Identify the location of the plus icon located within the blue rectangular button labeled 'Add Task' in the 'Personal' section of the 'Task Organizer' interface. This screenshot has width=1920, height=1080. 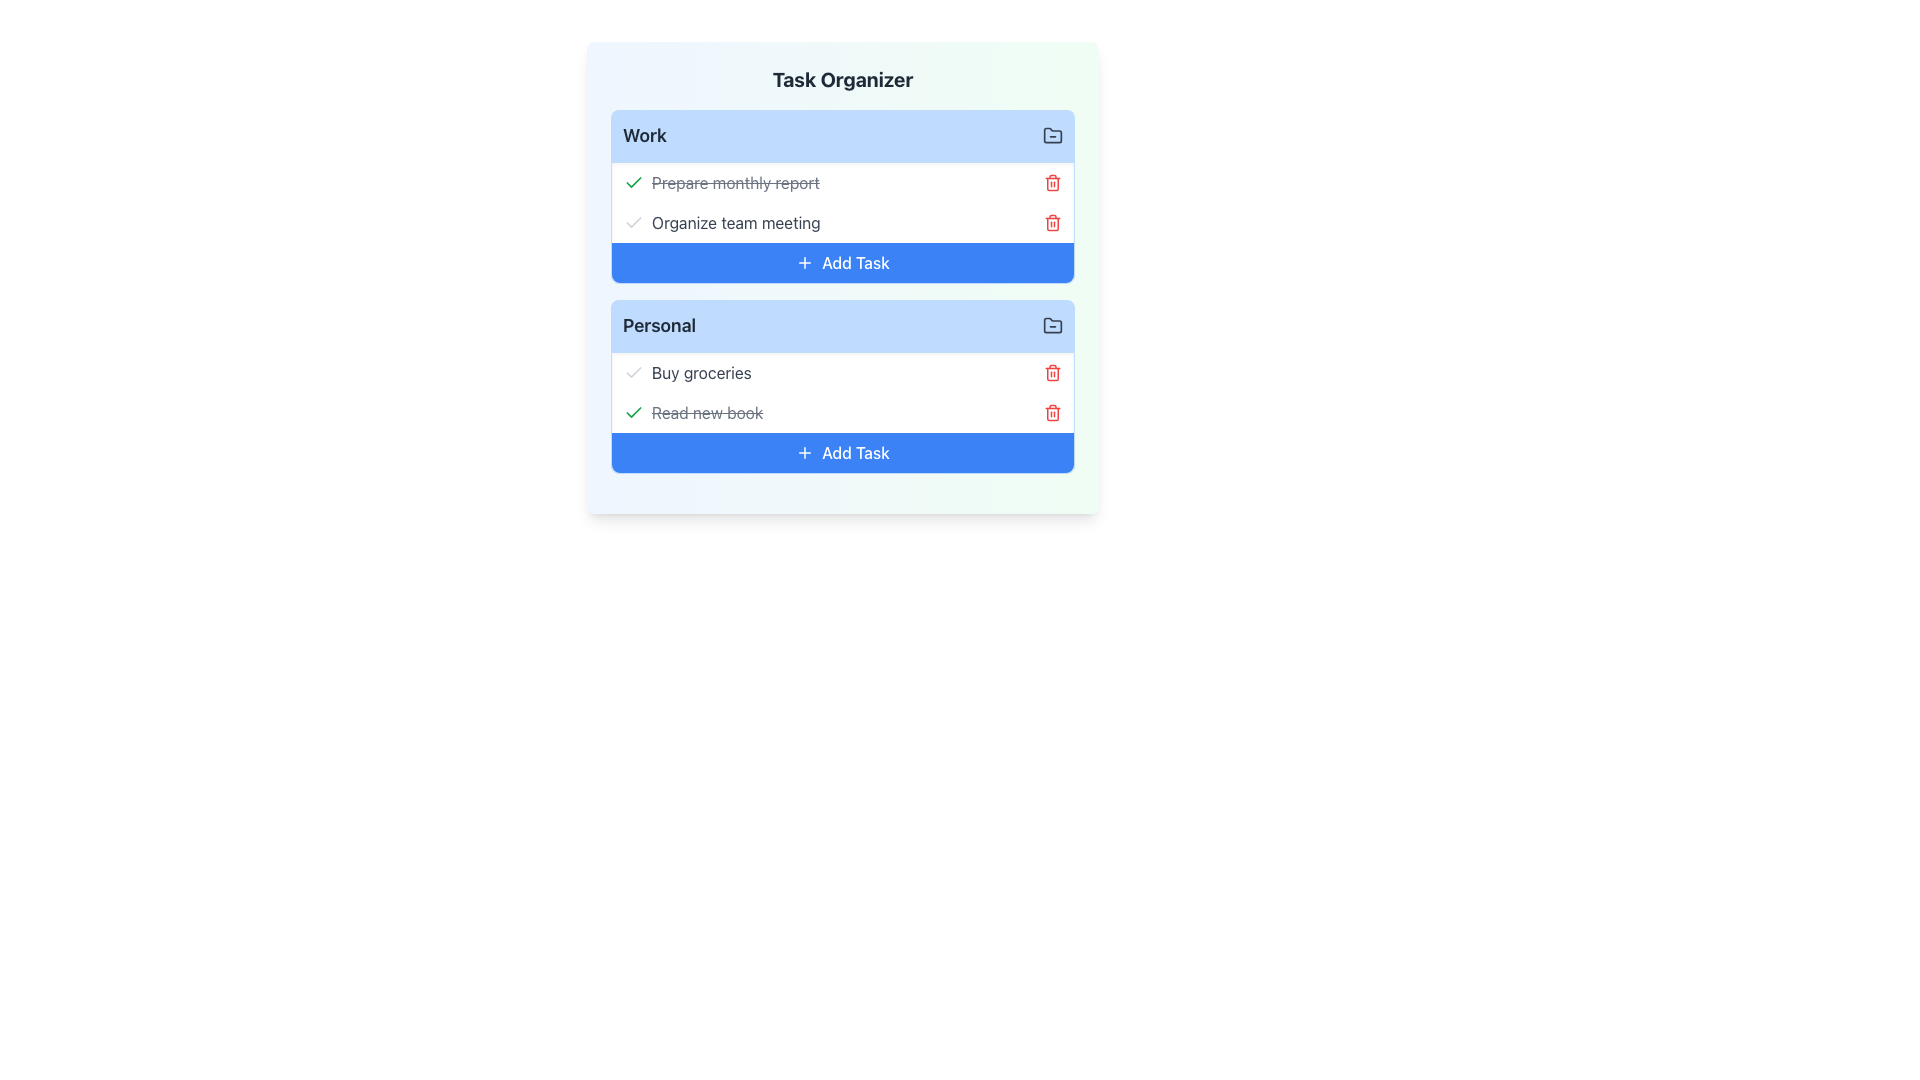
(805, 452).